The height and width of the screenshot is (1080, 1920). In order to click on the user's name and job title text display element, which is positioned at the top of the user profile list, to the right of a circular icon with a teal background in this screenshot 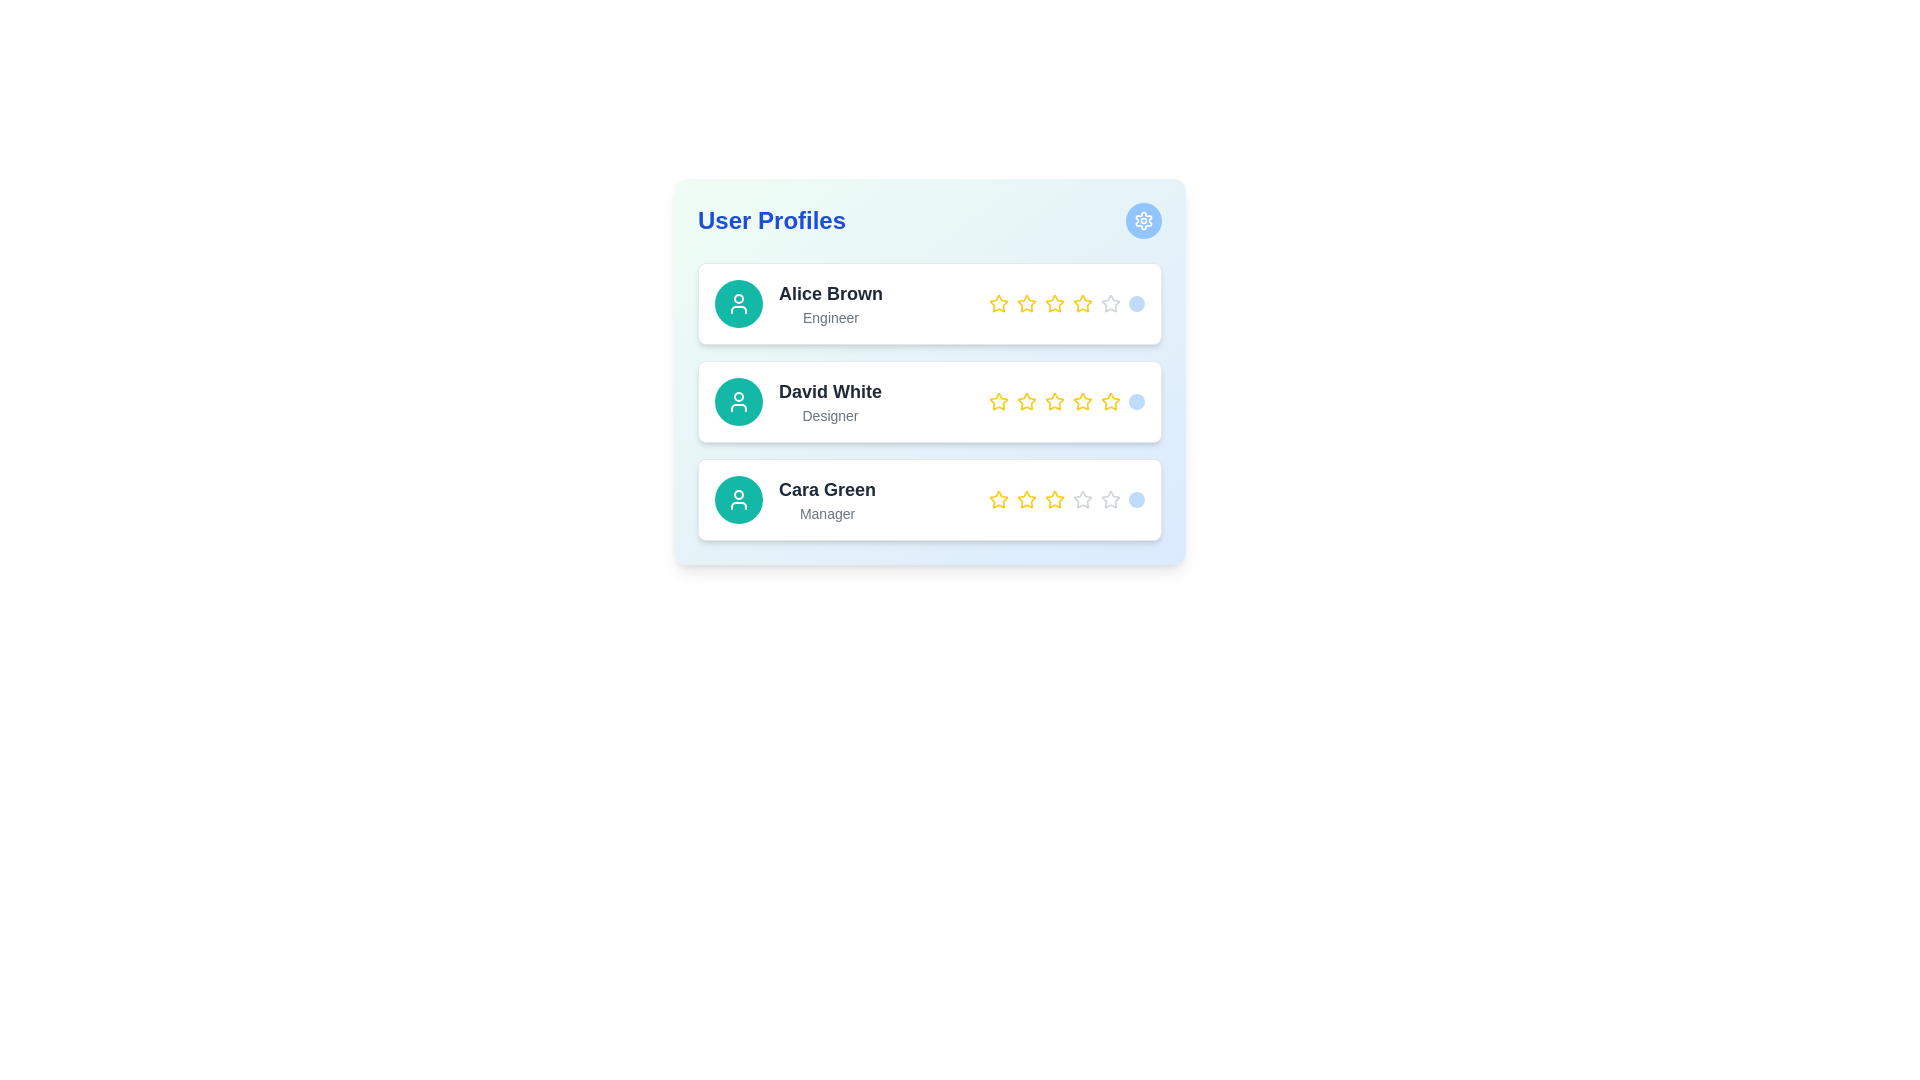, I will do `click(830, 304)`.